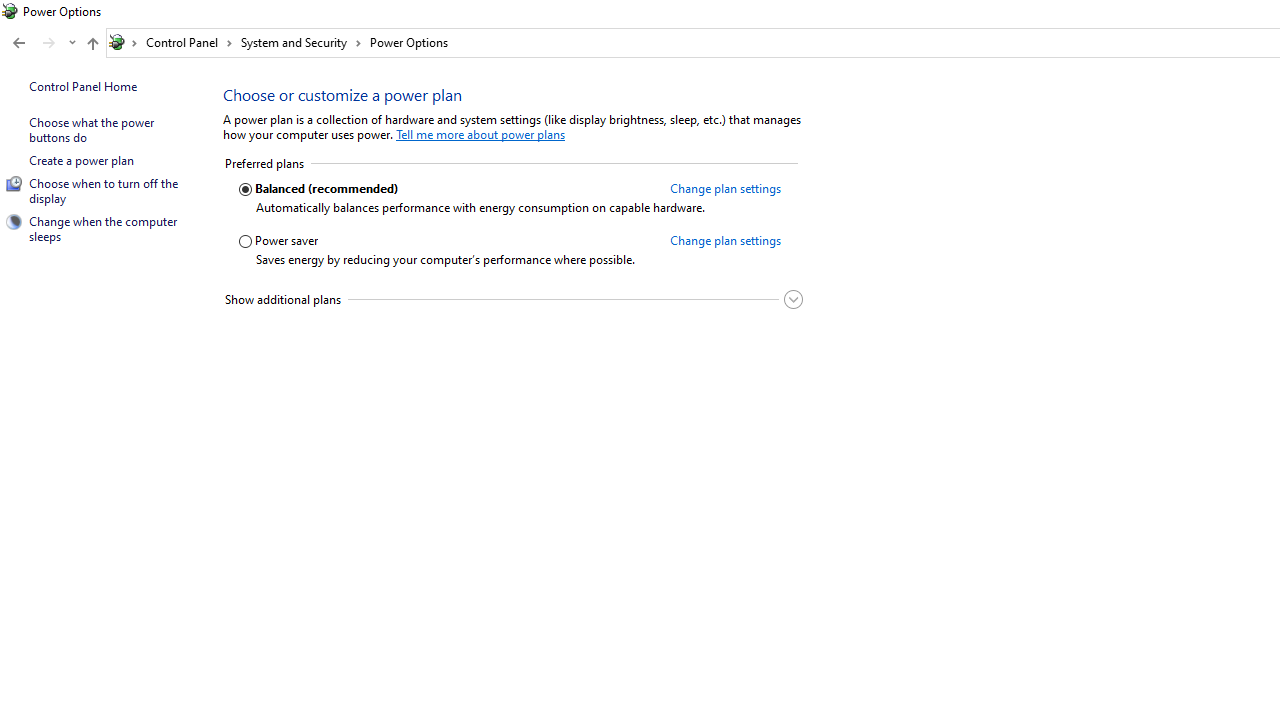 This screenshot has width=1280, height=720. What do you see at coordinates (91, 45) in the screenshot?
I see `'Up band toolbar'` at bounding box center [91, 45].